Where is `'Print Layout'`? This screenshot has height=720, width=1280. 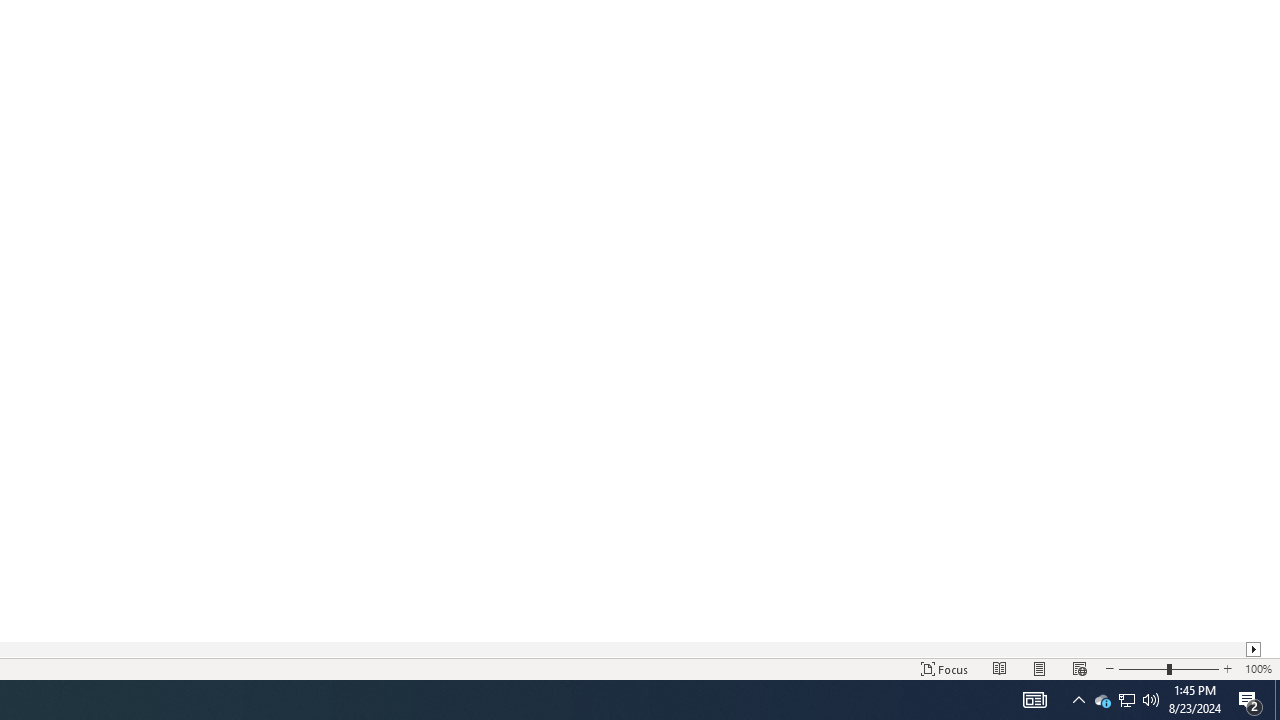 'Print Layout' is located at coordinates (1040, 669).